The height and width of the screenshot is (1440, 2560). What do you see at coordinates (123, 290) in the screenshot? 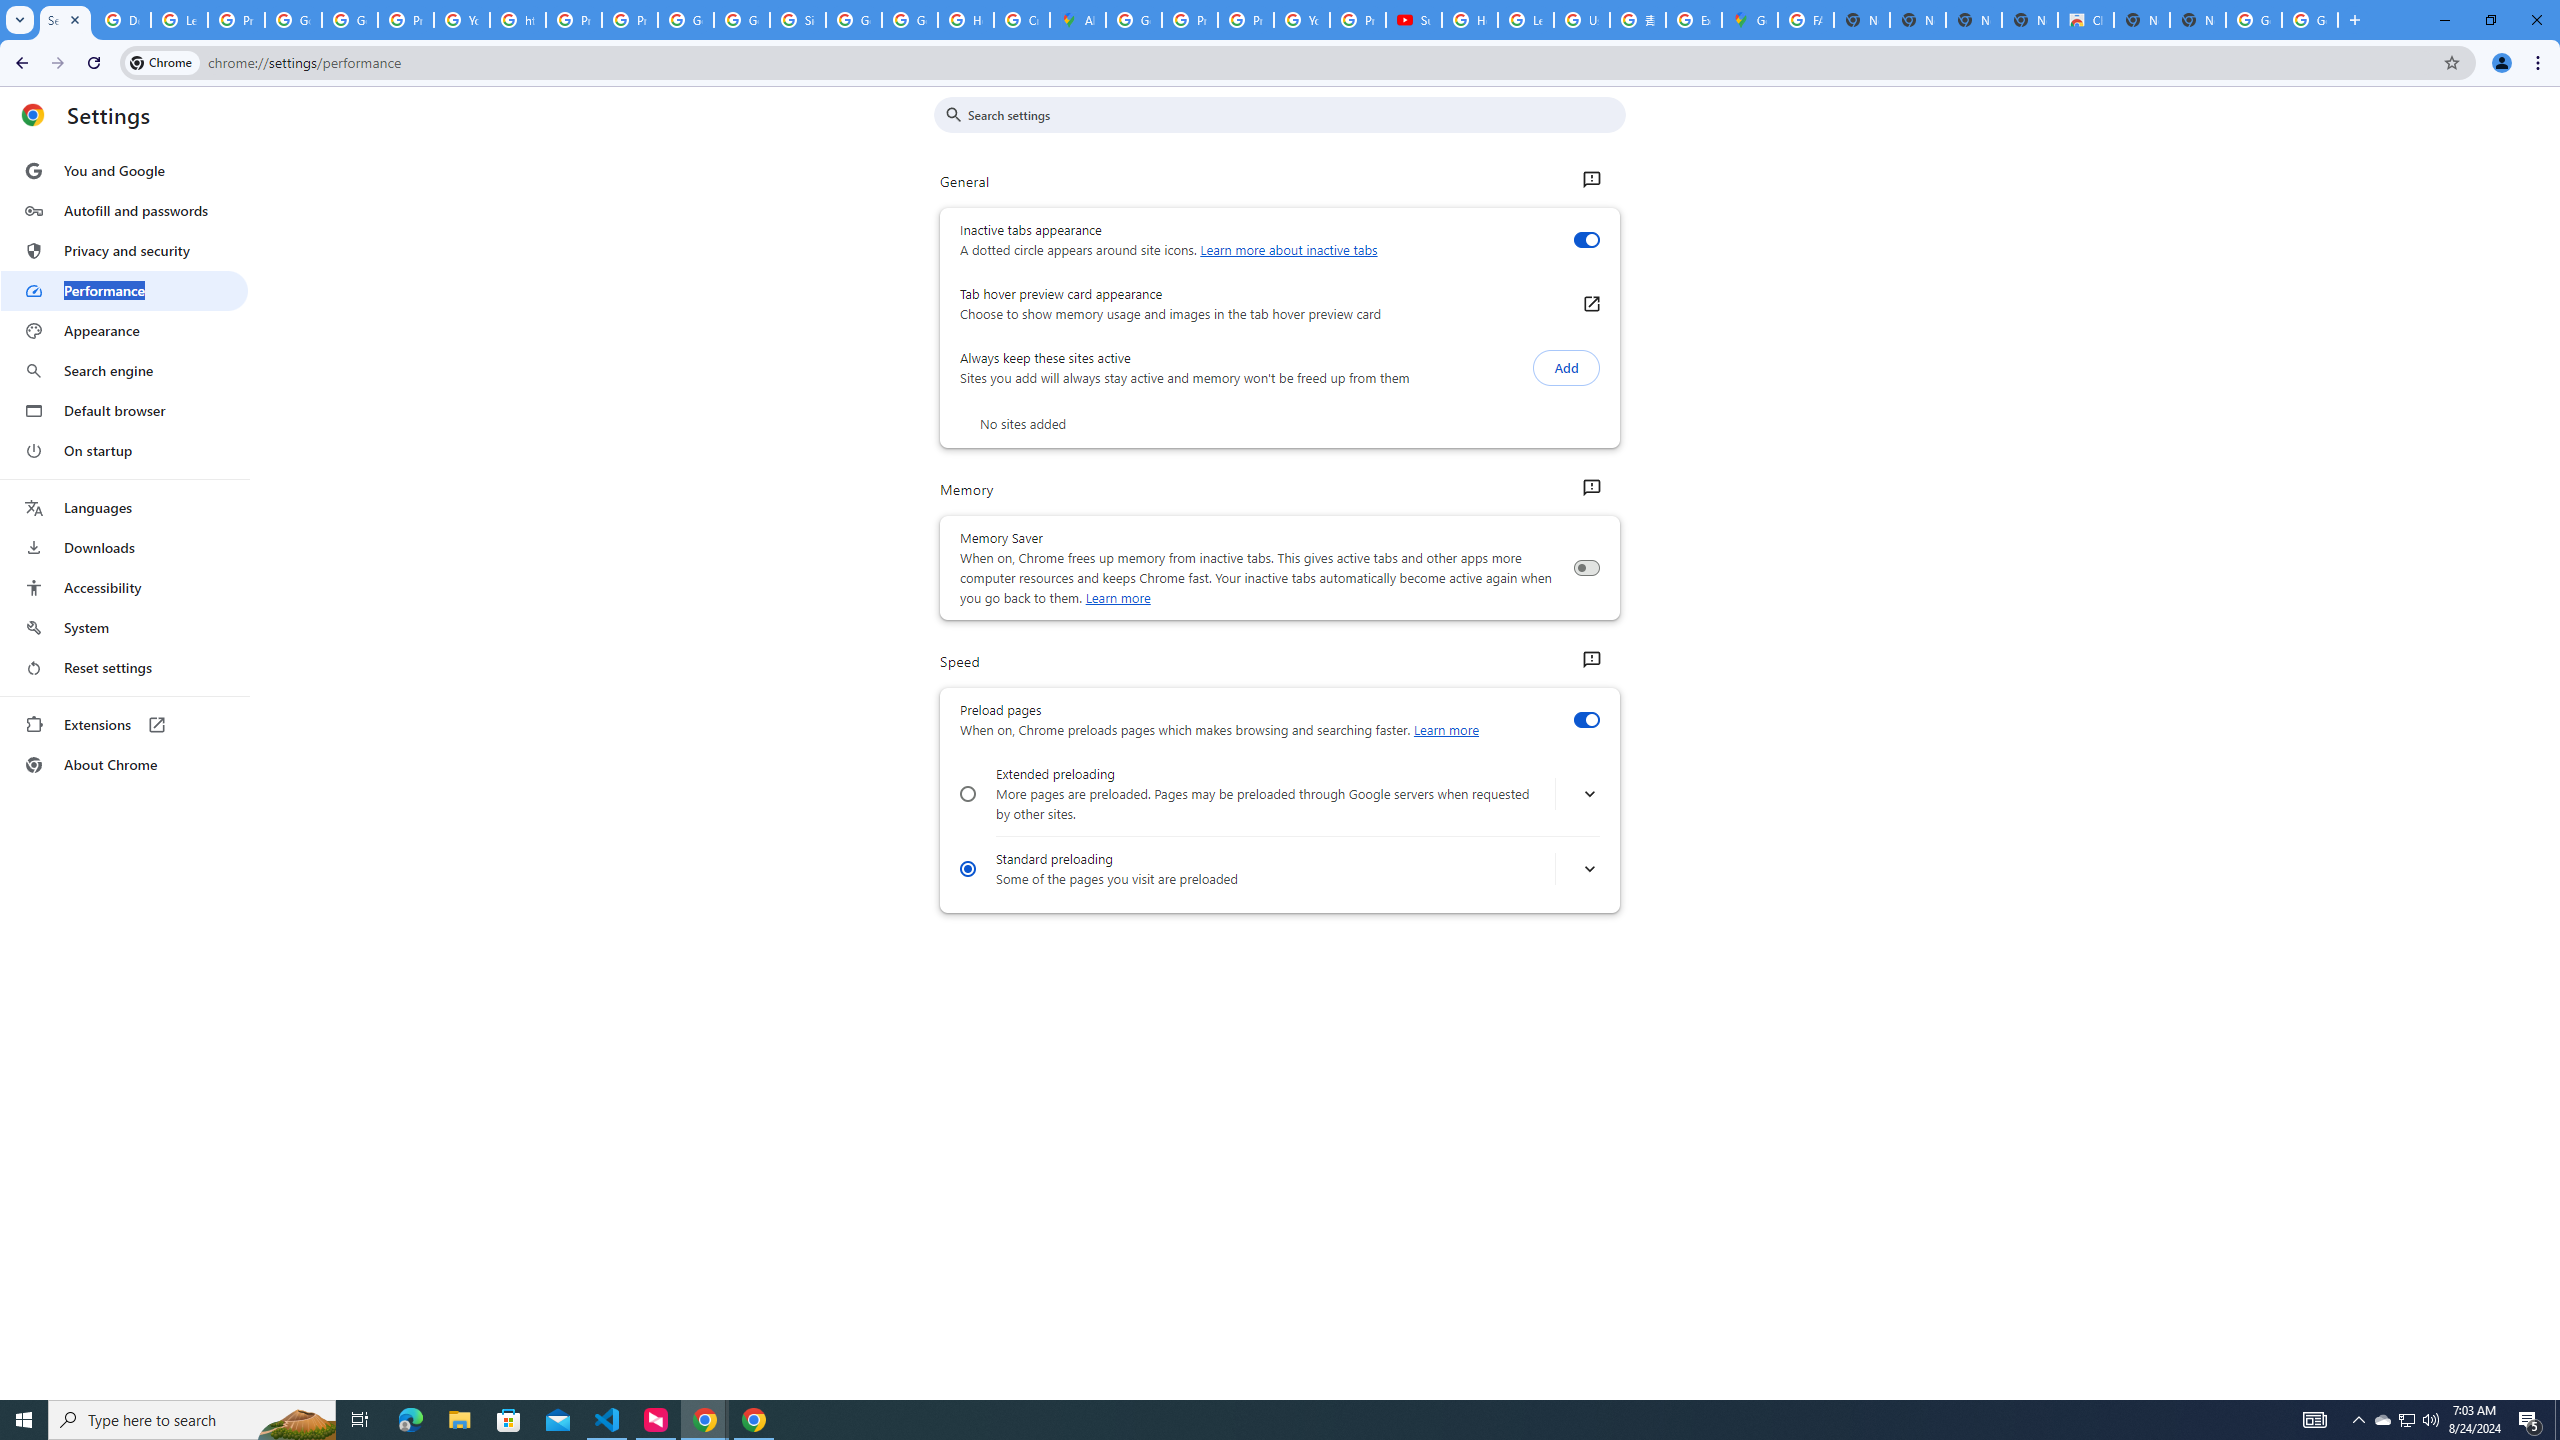
I see `'Performance'` at bounding box center [123, 290].